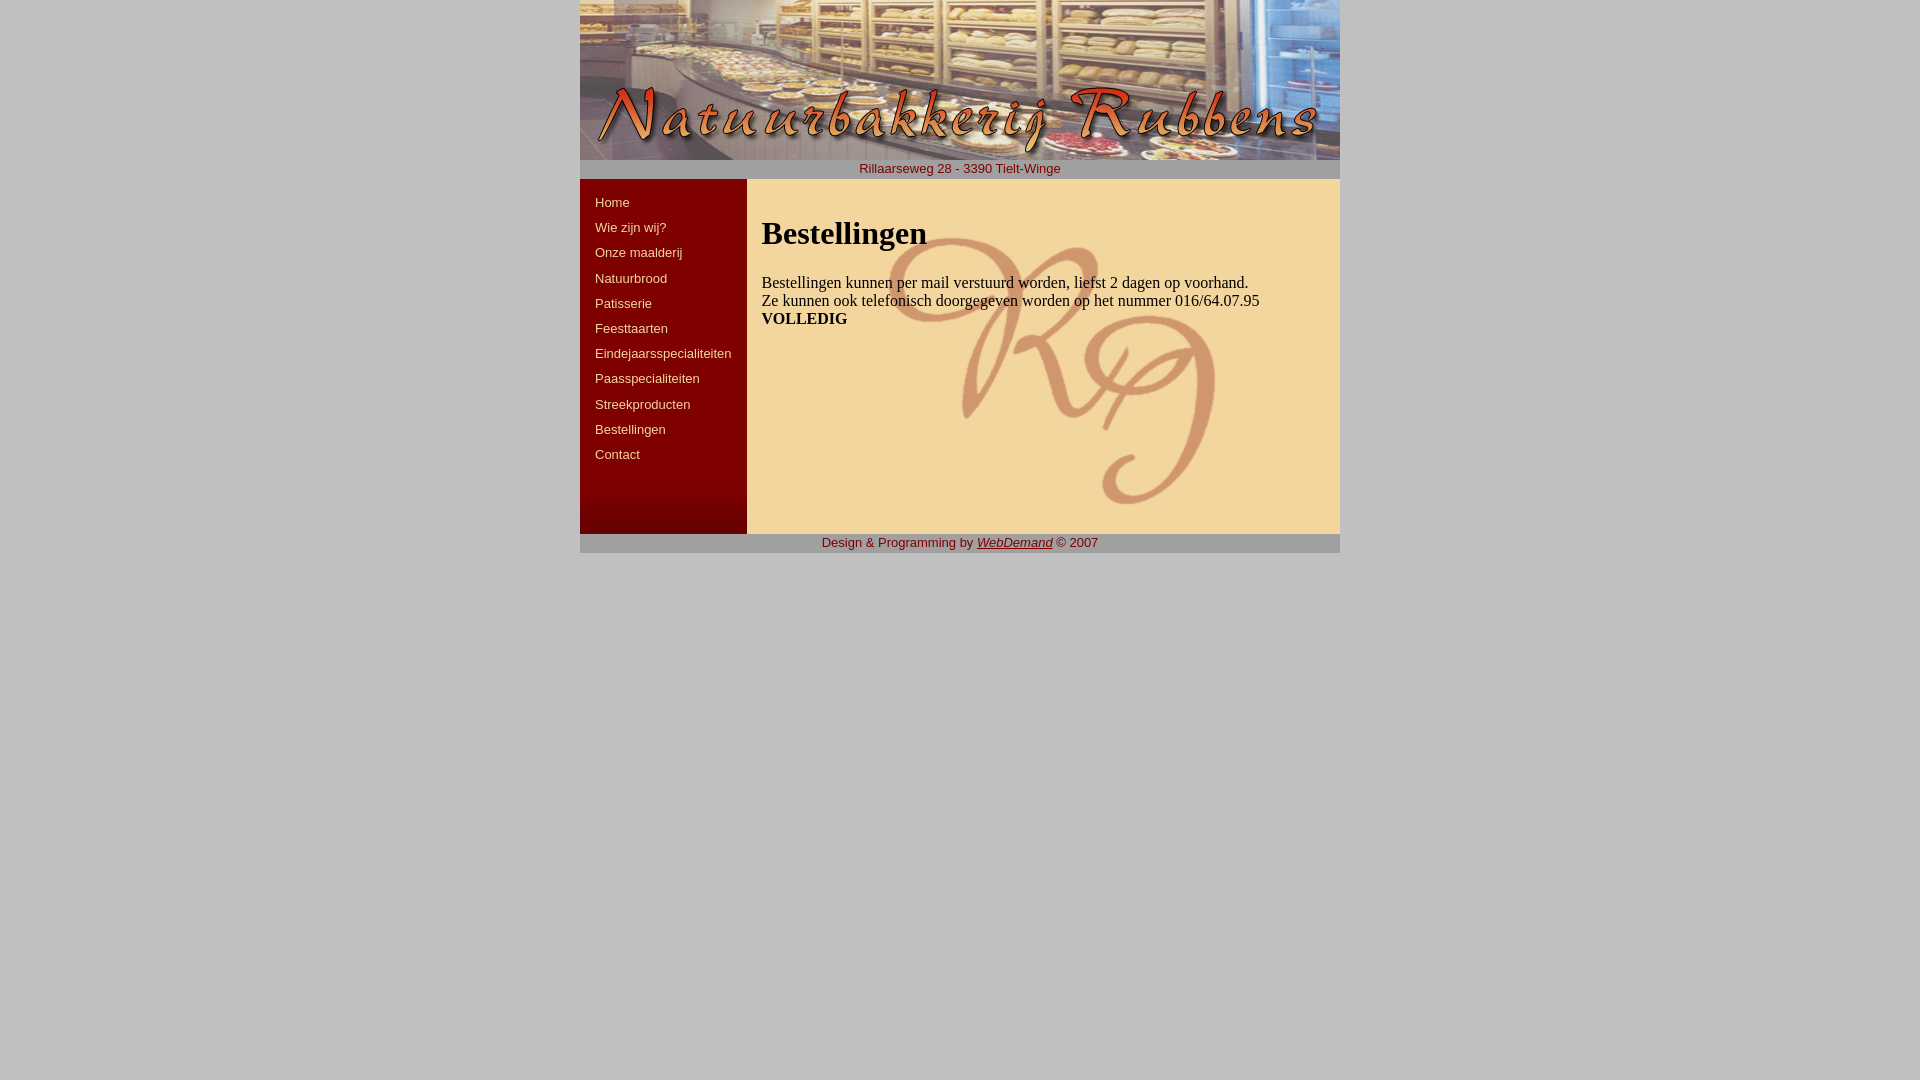  Describe the element at coordinates (642, 403) in the screenshot. I see `'Streekproducten'` at that location.